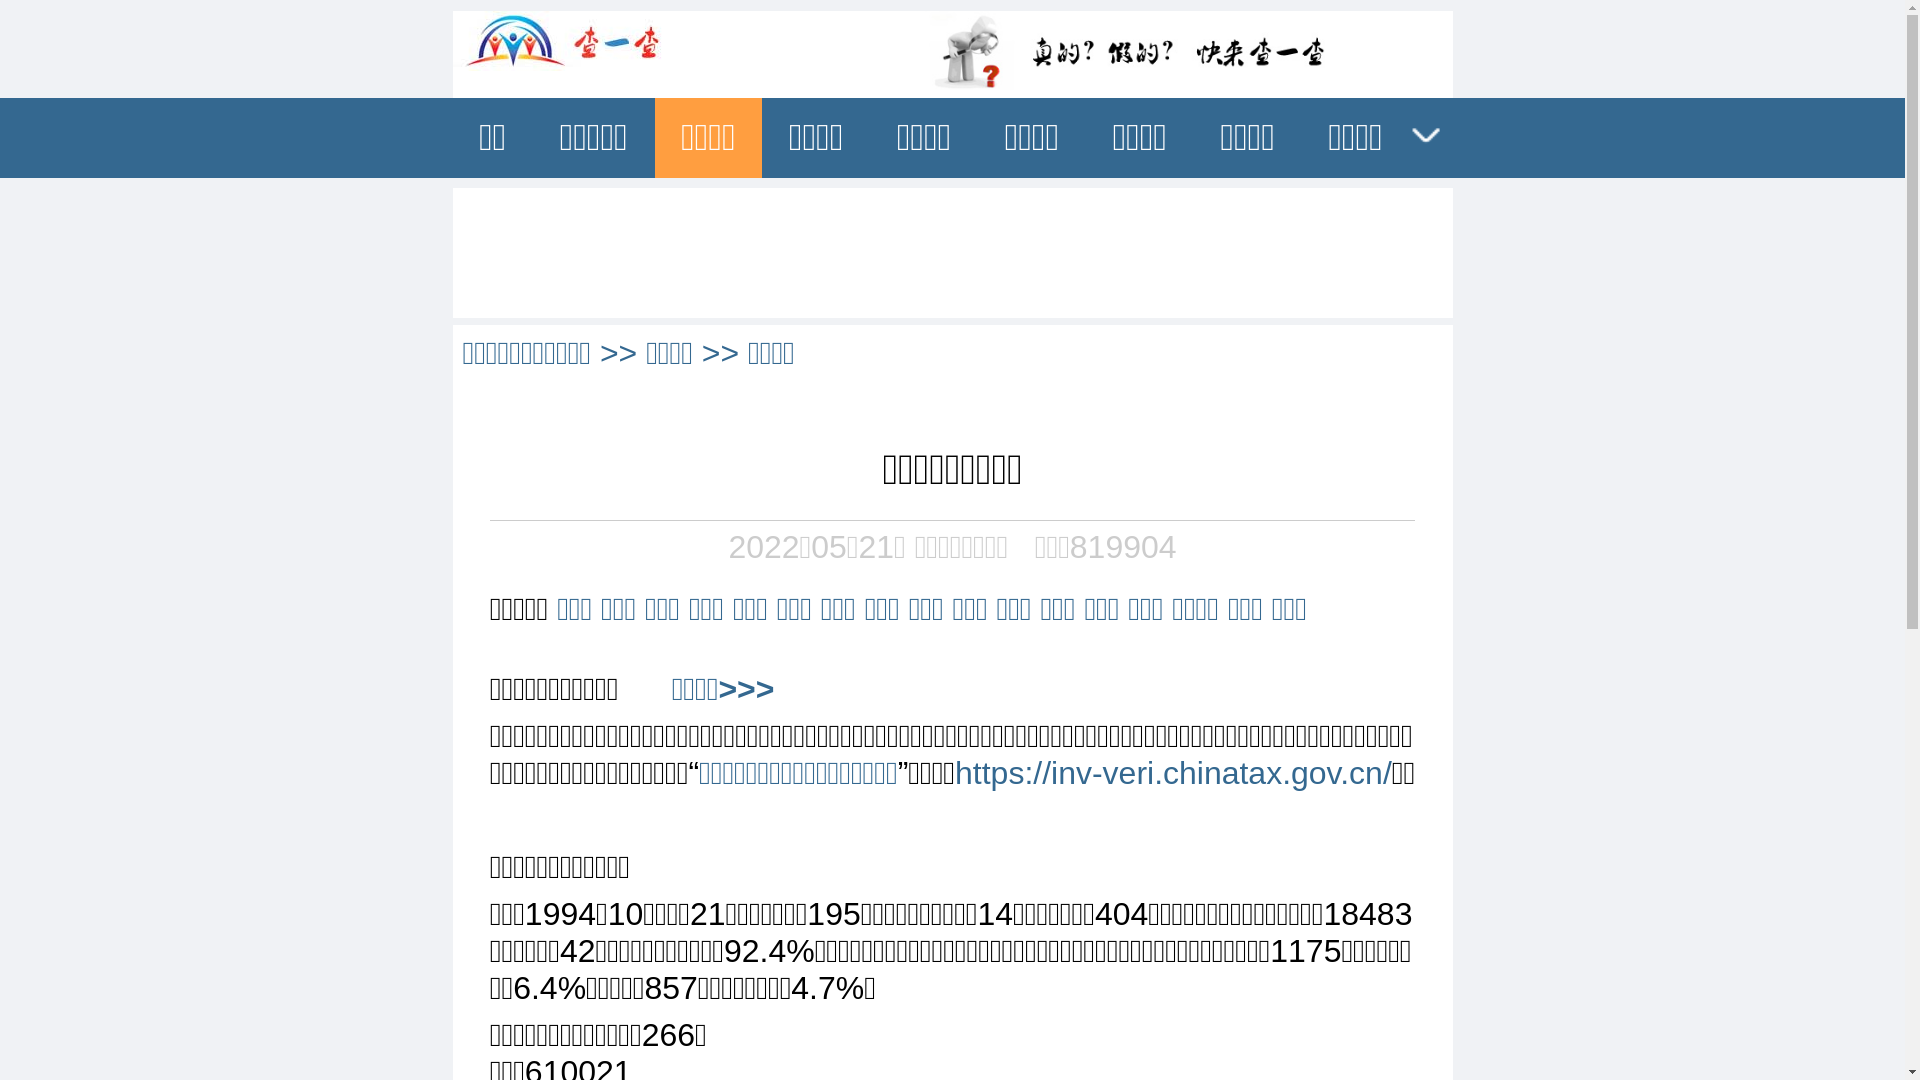 The image size is (1920, 1080). I want to click on 'https://inv-veri.chinatax.gov.cn/', so click(1173, 771).